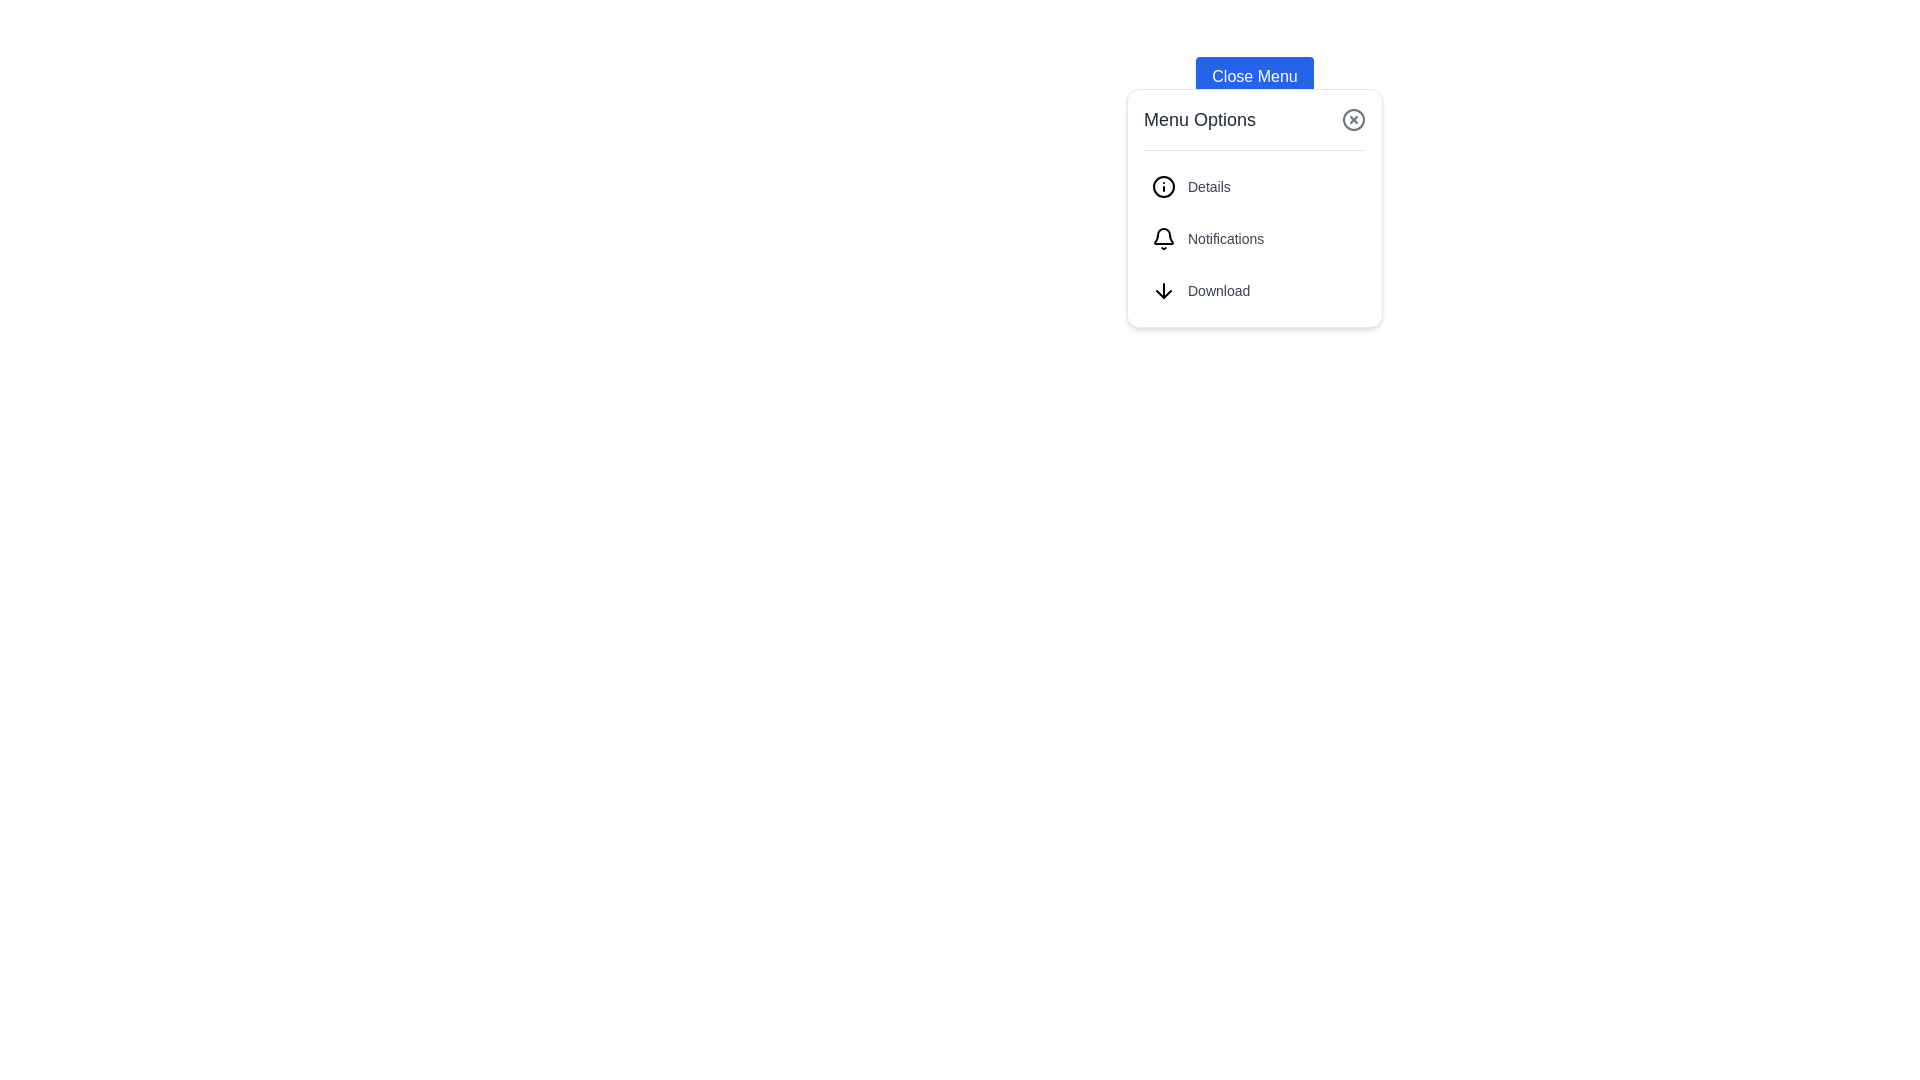 This screenshot has width=1920, height=1080. Describe the element at coordinates (1163, 290) in the screenshot. I see `the black downward-pointing arrow SVG icon located to the left of the text 'Download' in the vertical list of menu options` at that location.